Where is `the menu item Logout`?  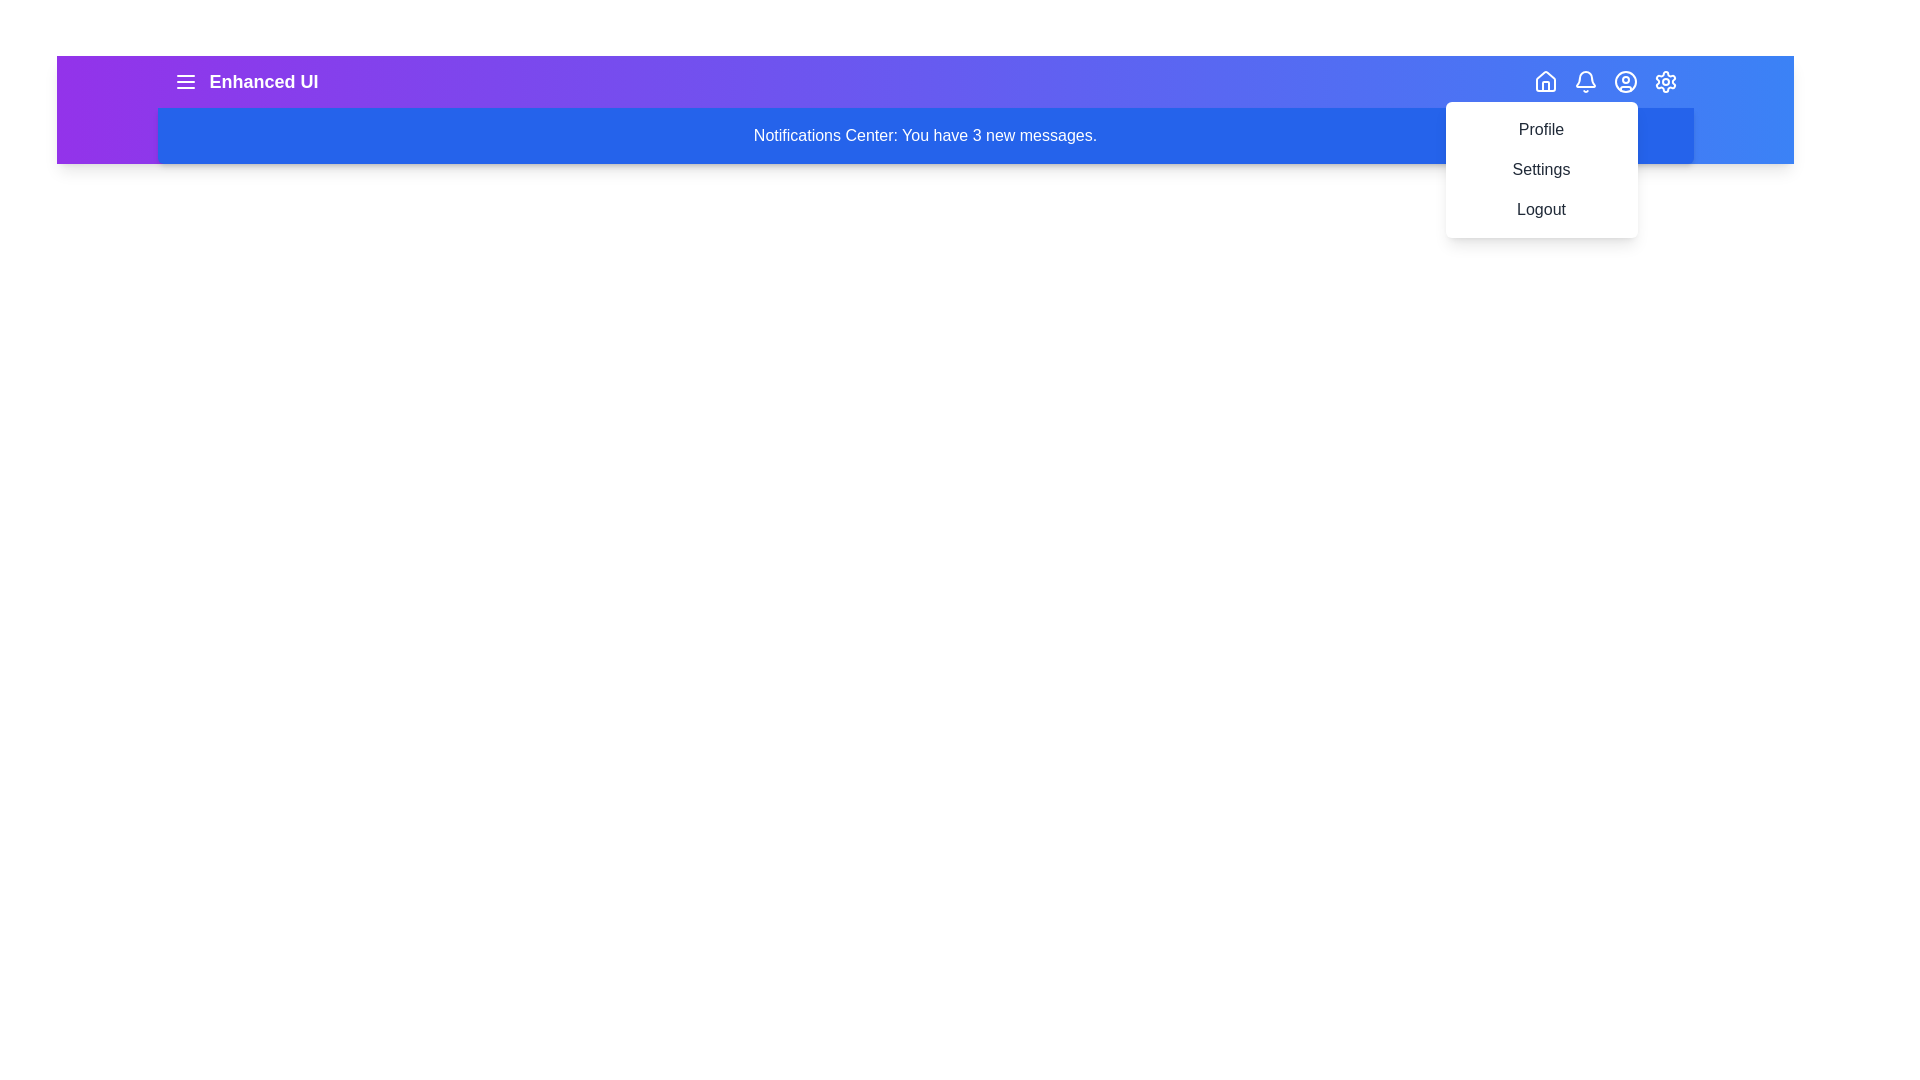
the menu item Logout is located at coordinates (1540, 209).